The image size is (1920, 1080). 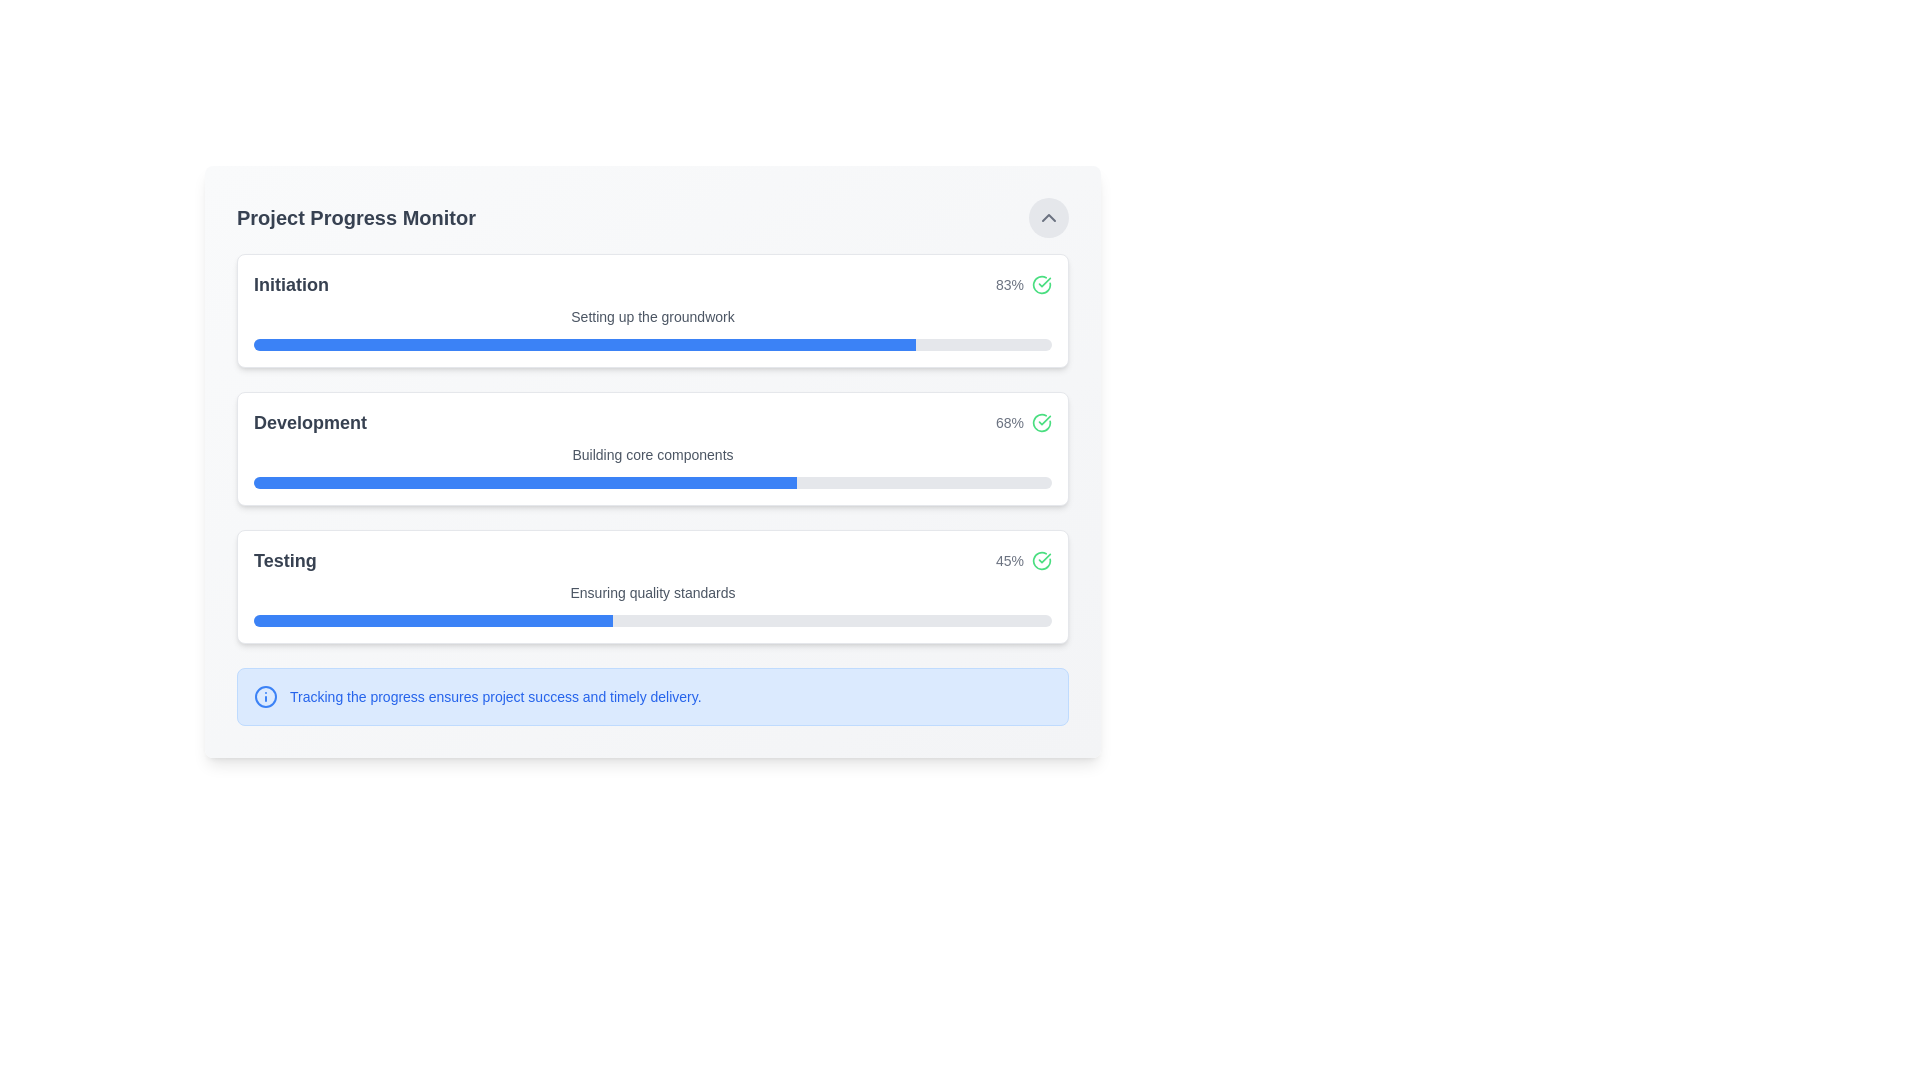 What do you see at coordinates (1023, 285) in the screenshot?
I see `the percentage completion and checkmark icon status of the combined text and icon element located on the right side of the 'Initiation' row in the 'Project Progress Monitor' interface` at bounding box center [1023, 285].